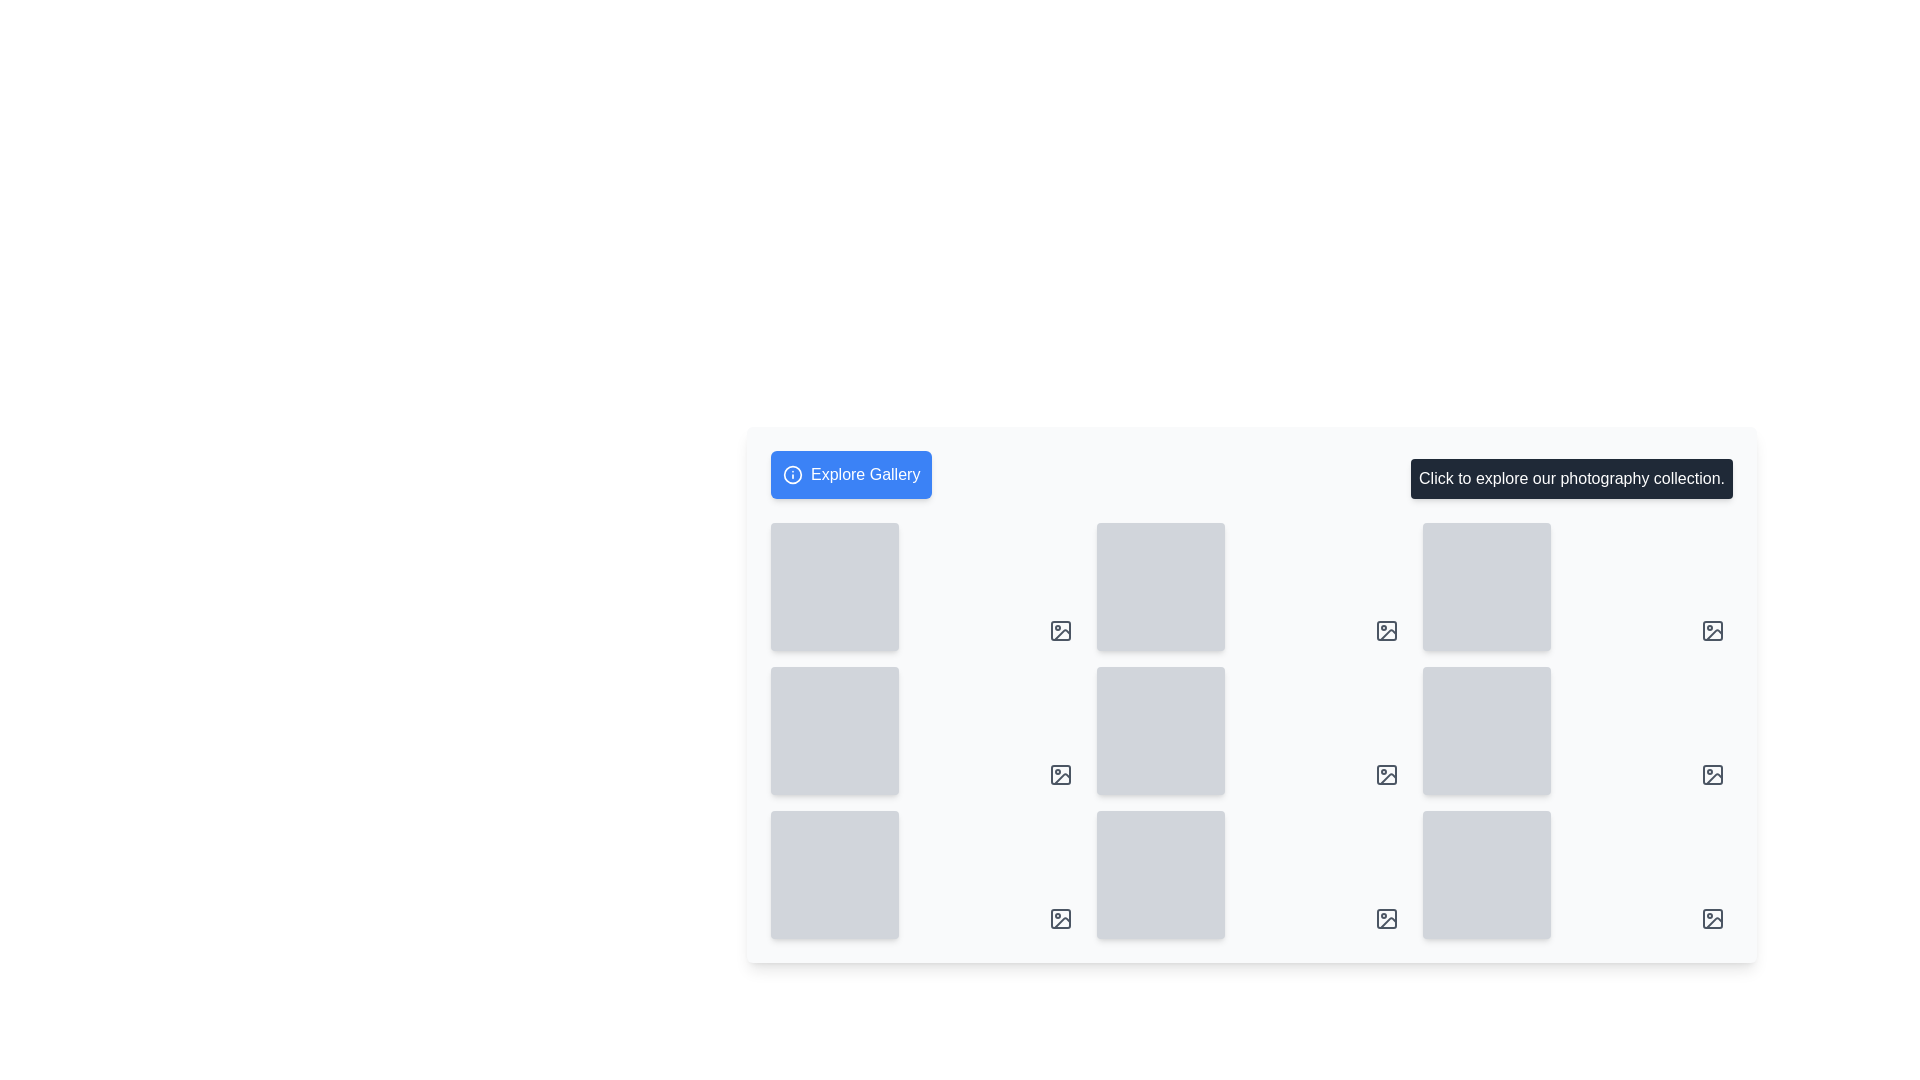 Image resolution: width=1920 pixels, height=1080 pixels. I want to click on the icon element that serves as a visual placeholder or symbol for an image, indicating an empty or non-interactive state, located towards the bottom-right of the gallery layout, so click(1061, 778).